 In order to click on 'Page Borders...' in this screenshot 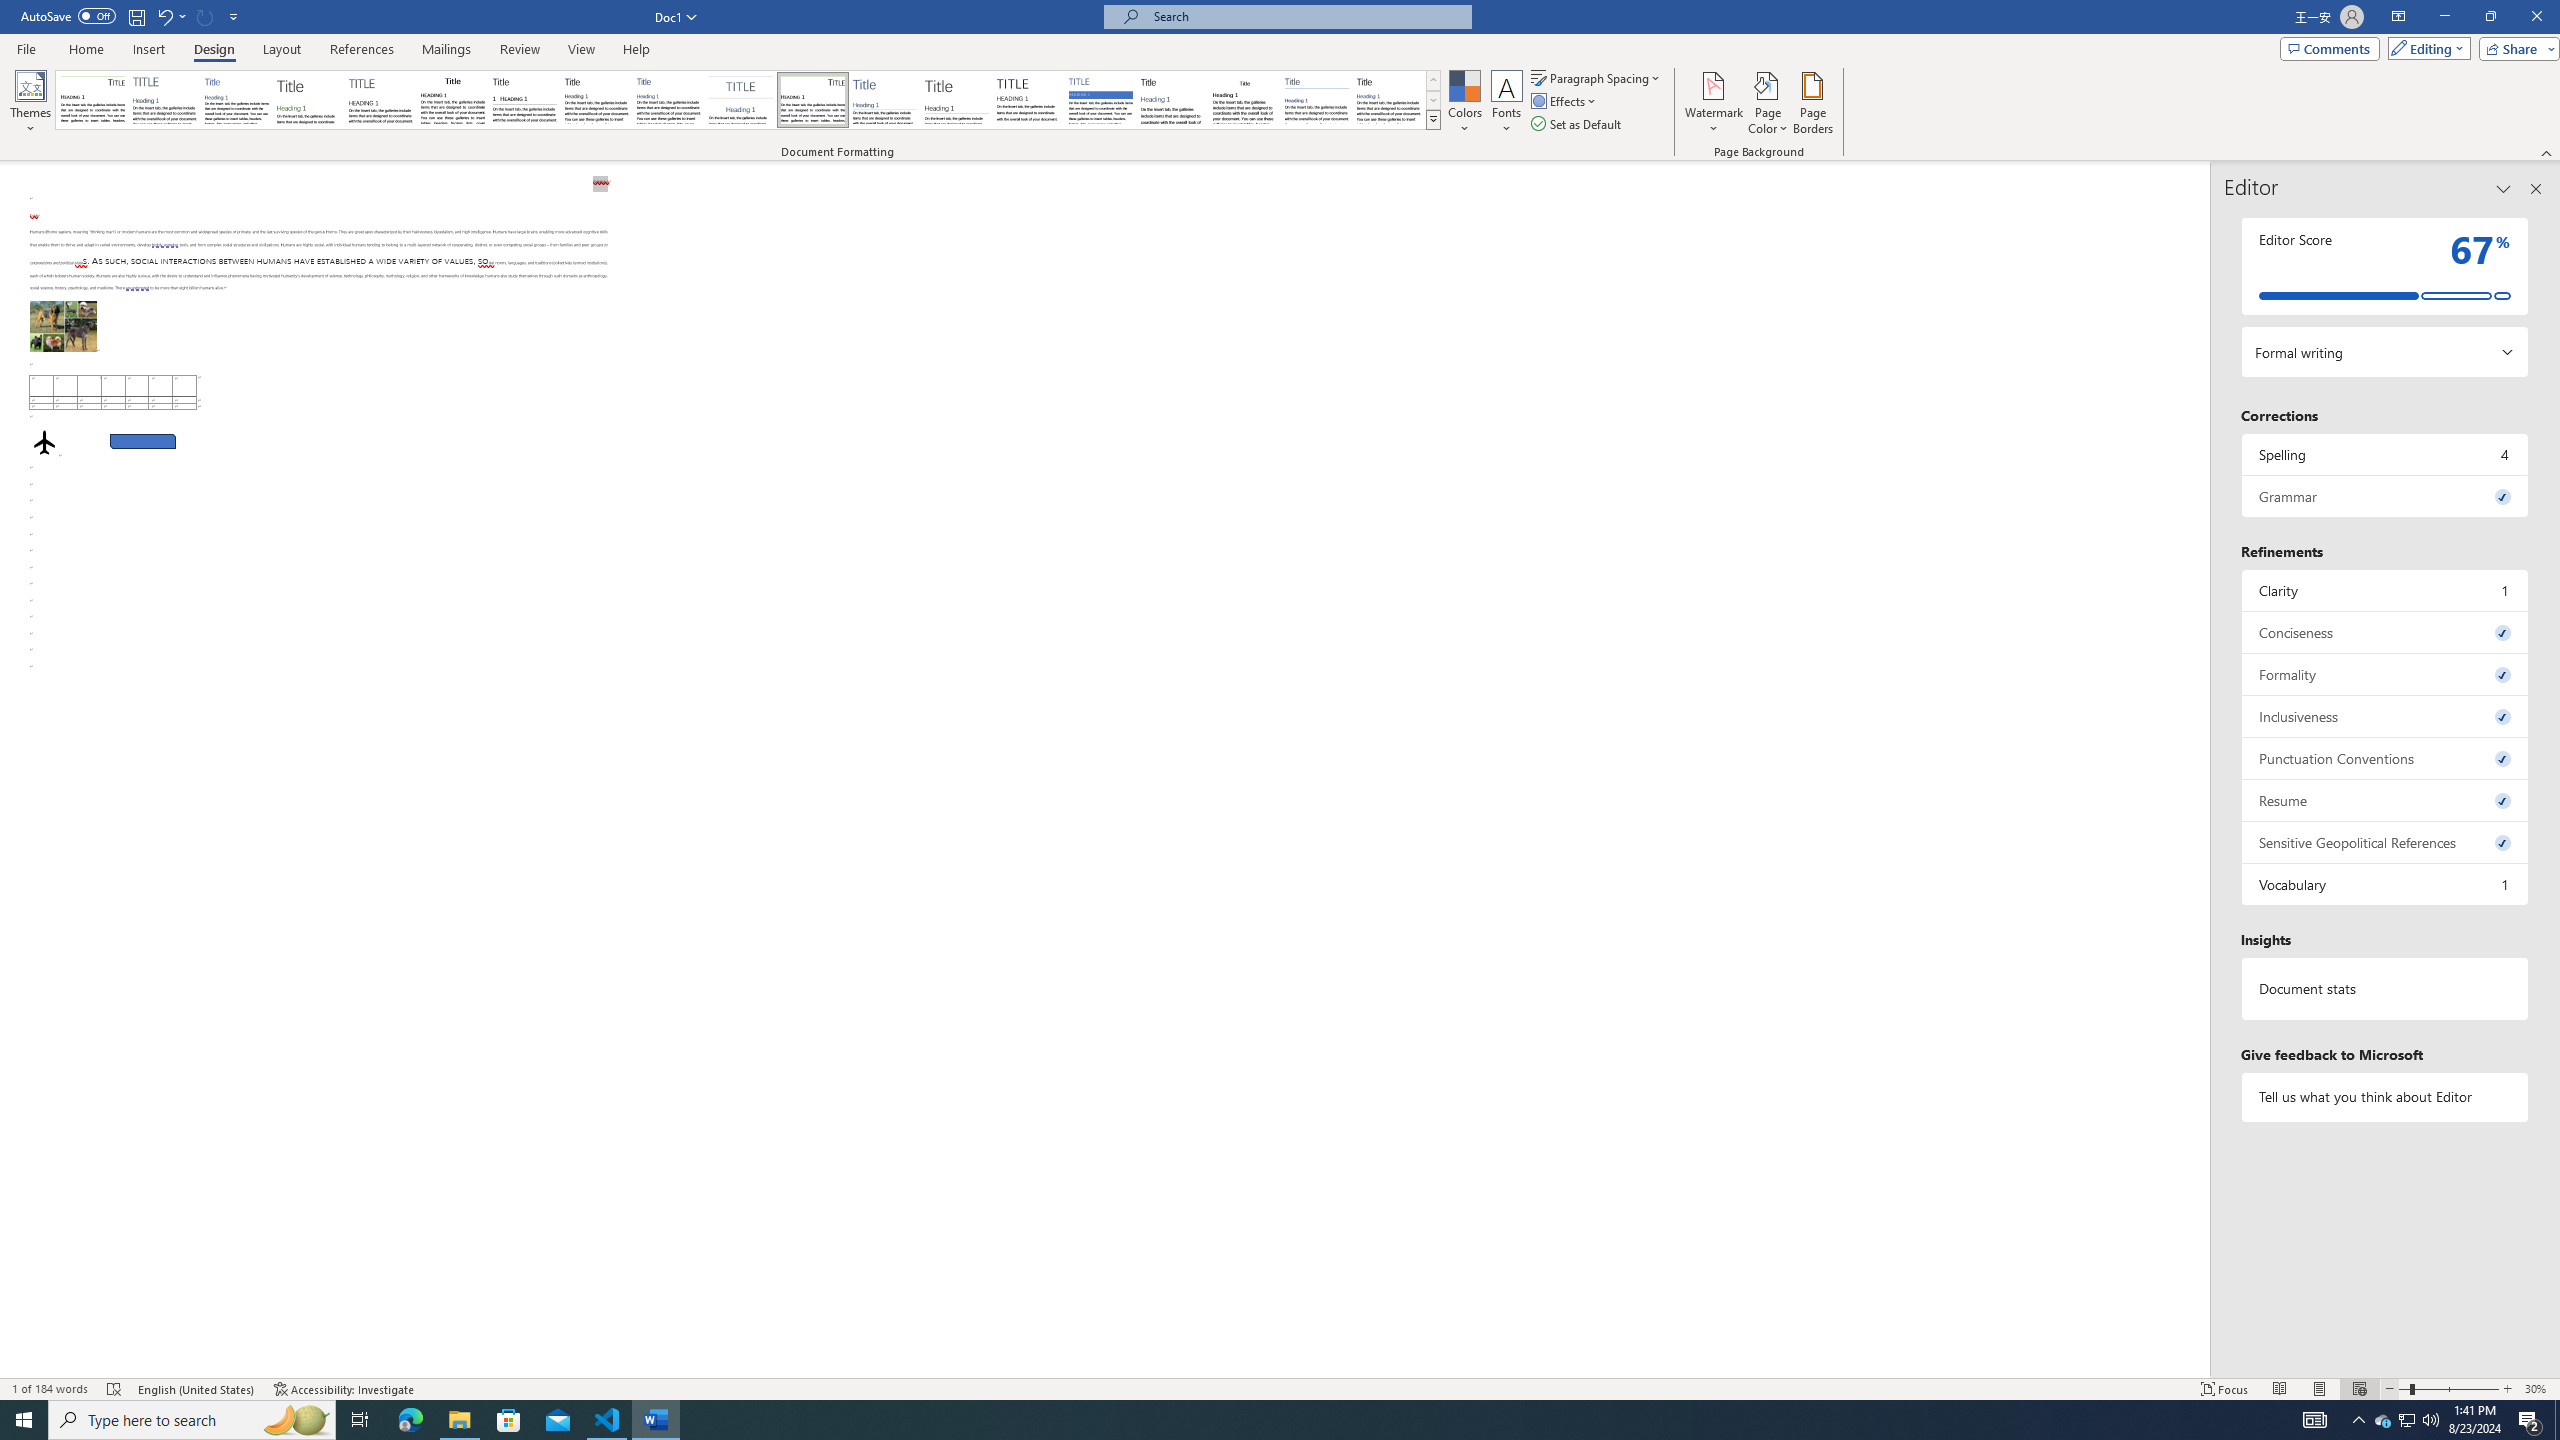, I will do `click(1813, 103)`.